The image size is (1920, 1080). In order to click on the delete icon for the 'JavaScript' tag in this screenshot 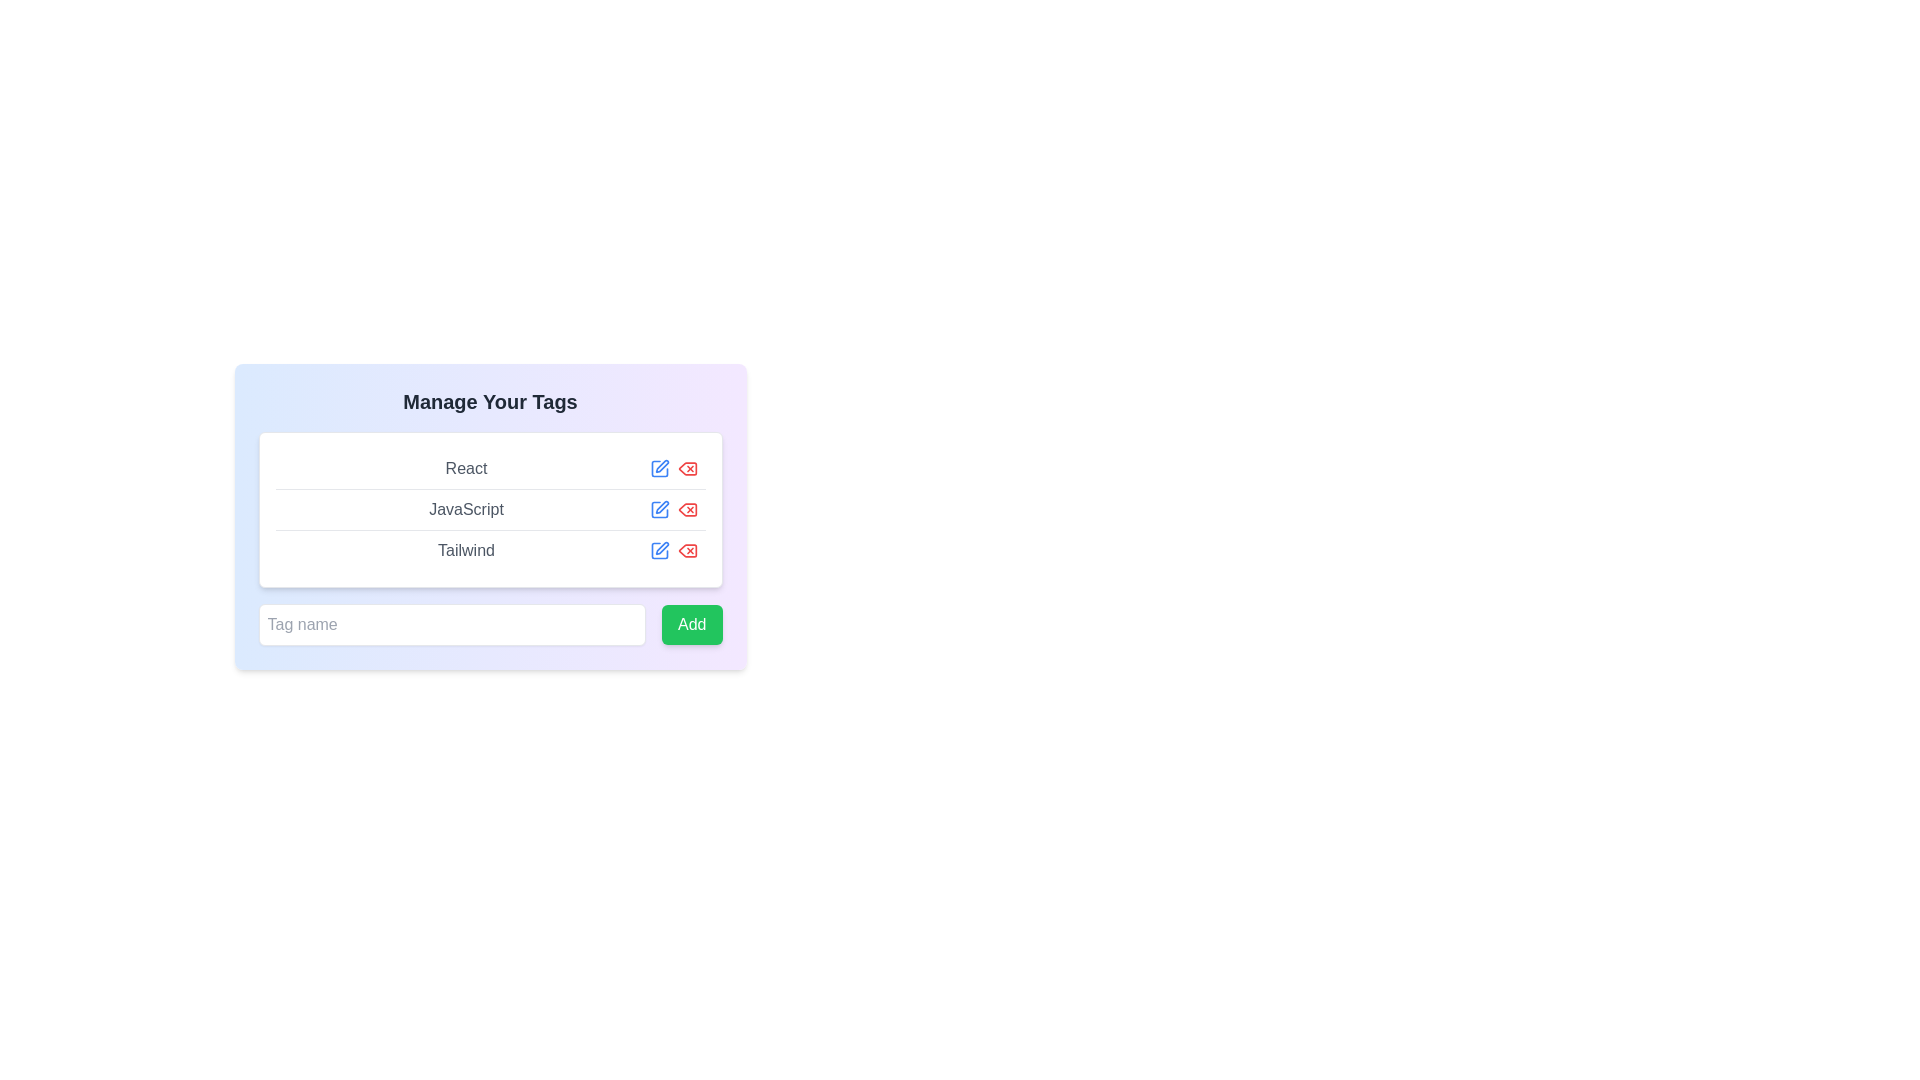, I will do `click(687, 508)`.